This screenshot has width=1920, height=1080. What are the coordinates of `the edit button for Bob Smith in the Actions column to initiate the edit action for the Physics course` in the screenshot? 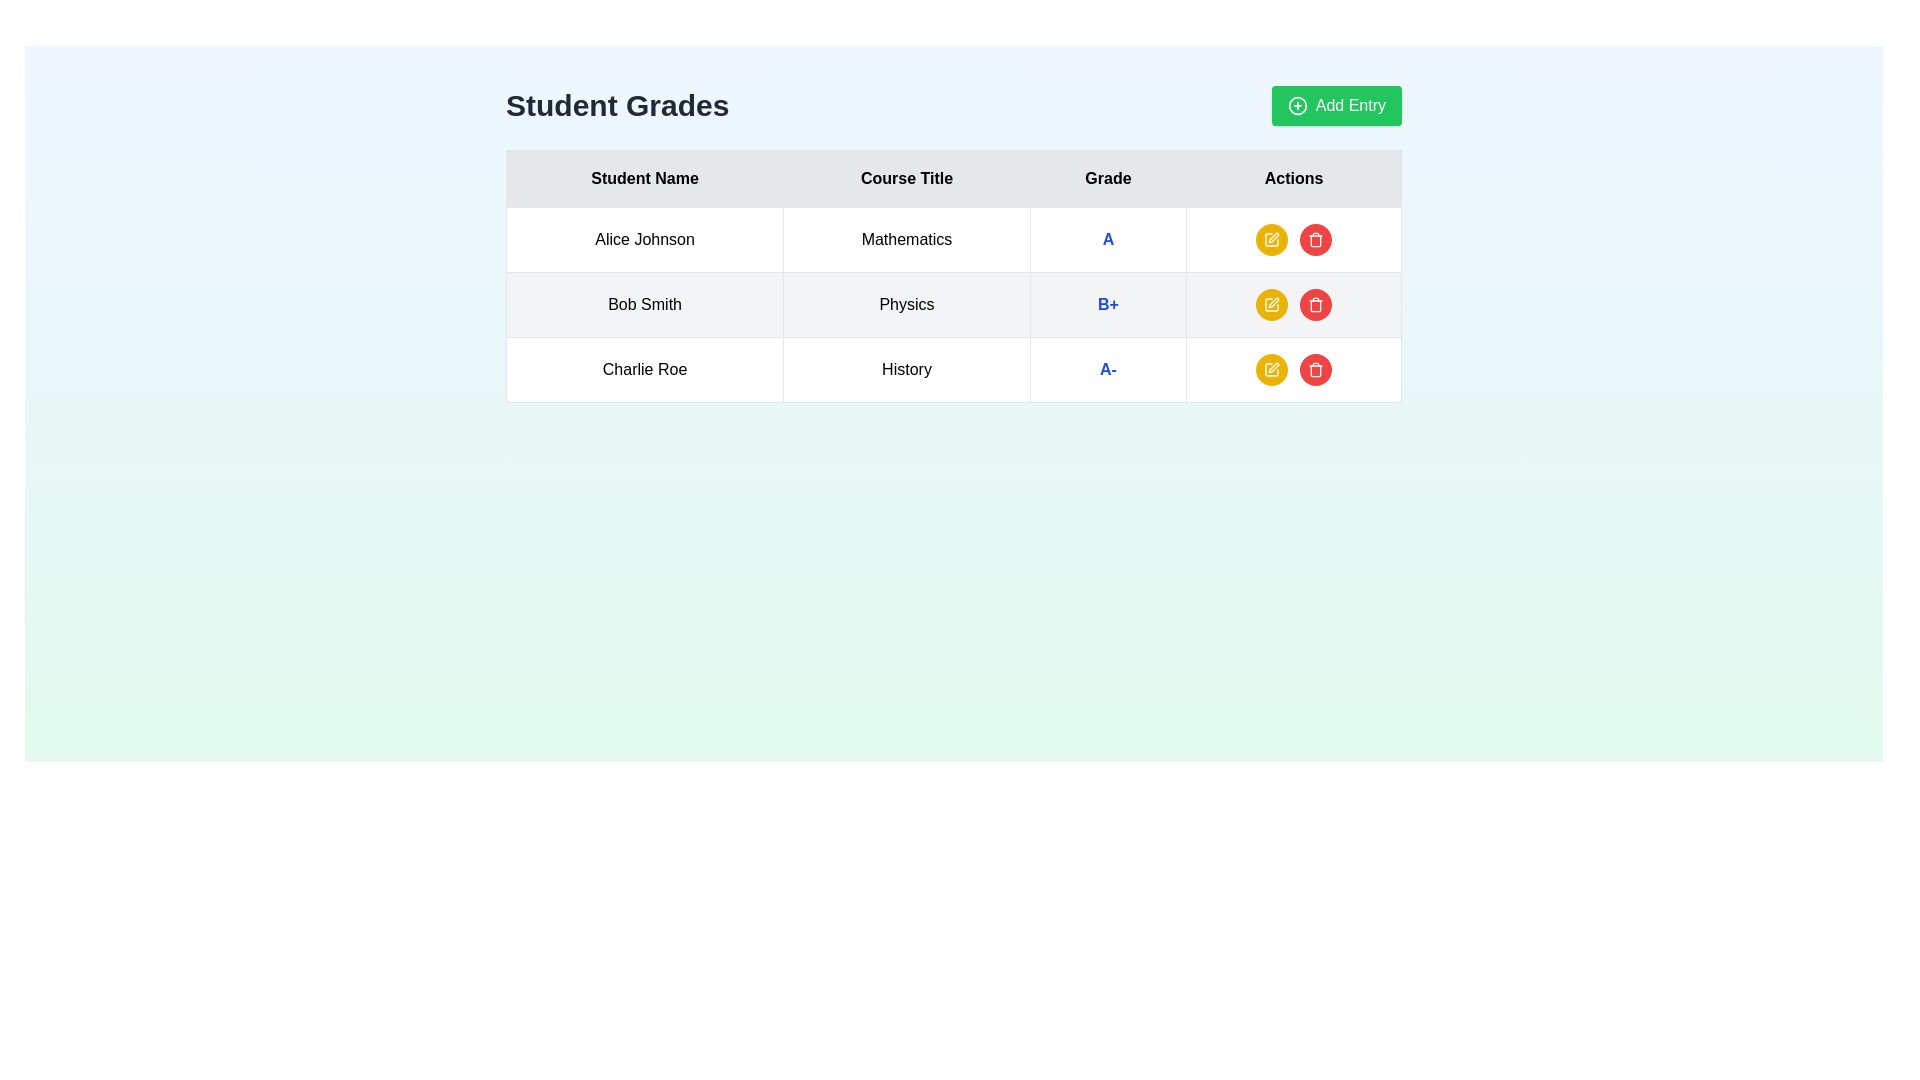 It's located at (1271, 304).